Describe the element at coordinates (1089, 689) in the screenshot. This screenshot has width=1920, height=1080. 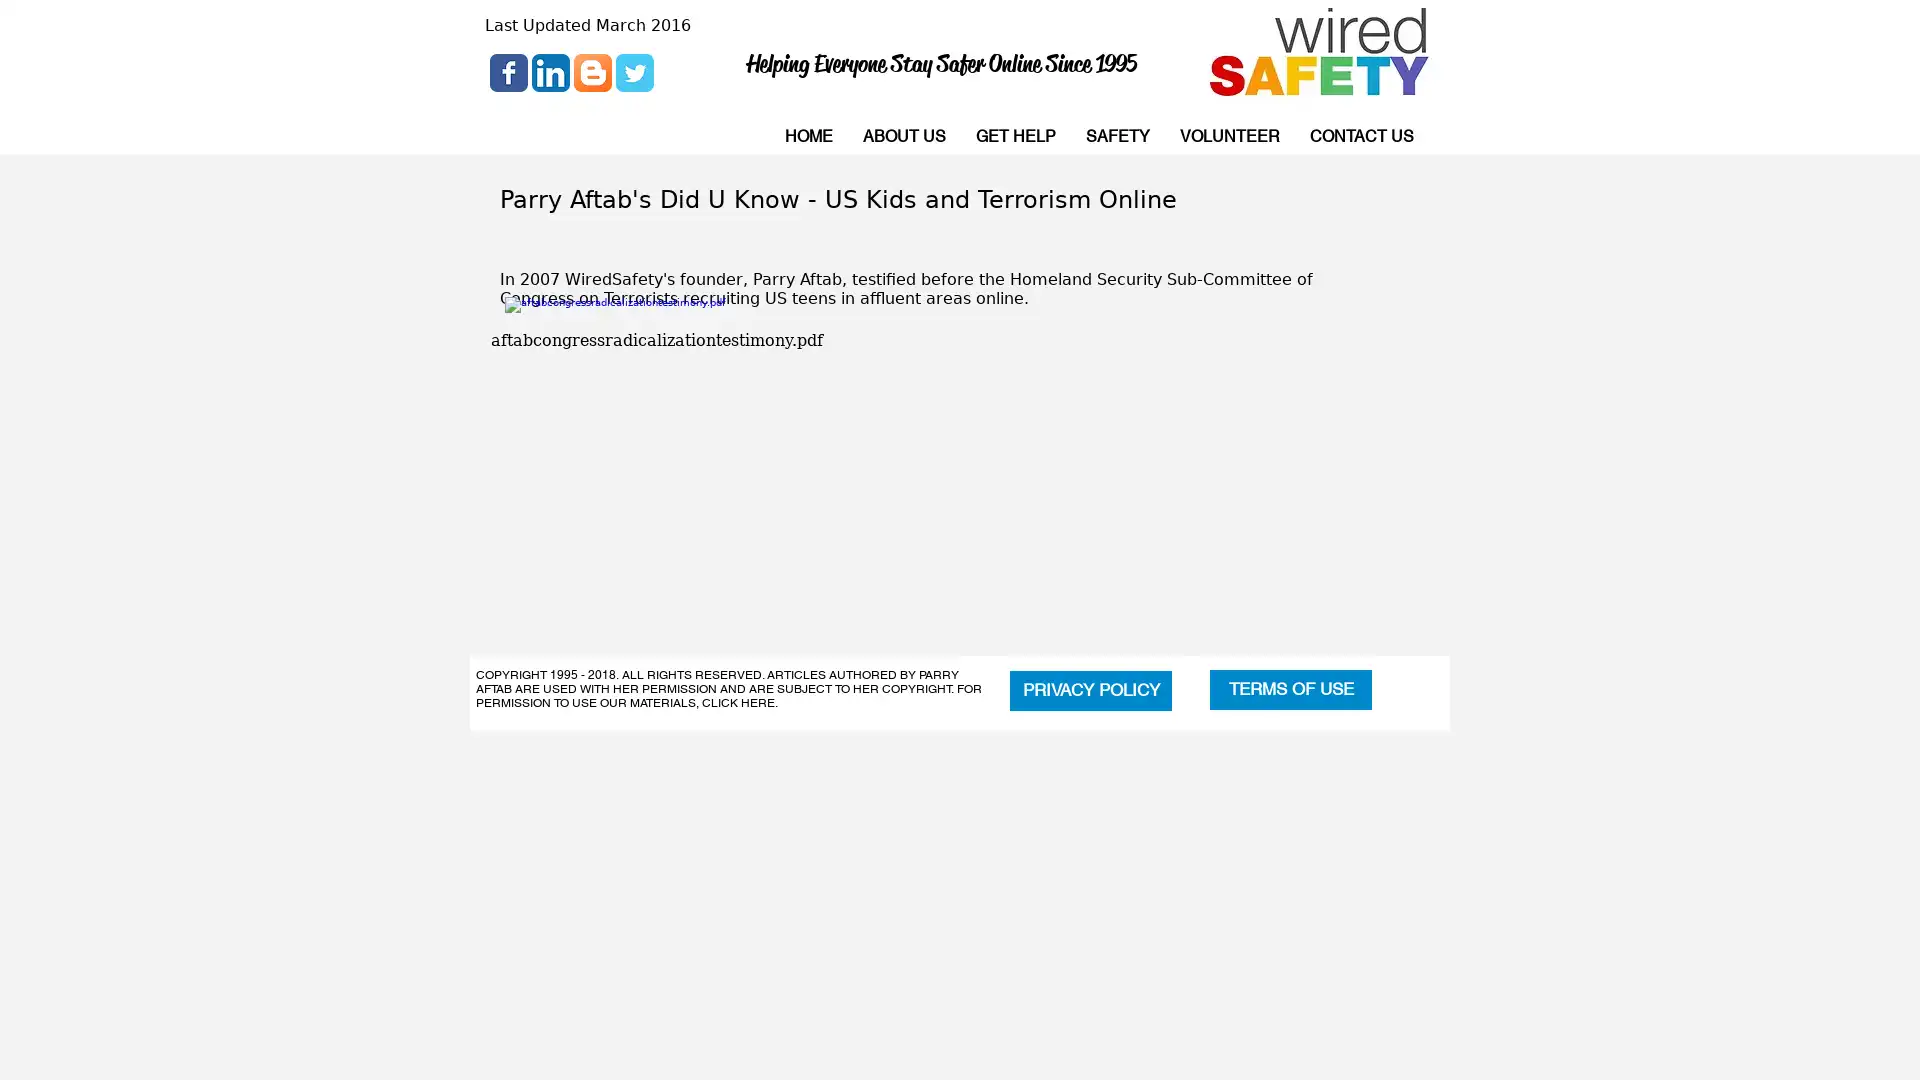
I see `PRIVACY POLICY` at that location.